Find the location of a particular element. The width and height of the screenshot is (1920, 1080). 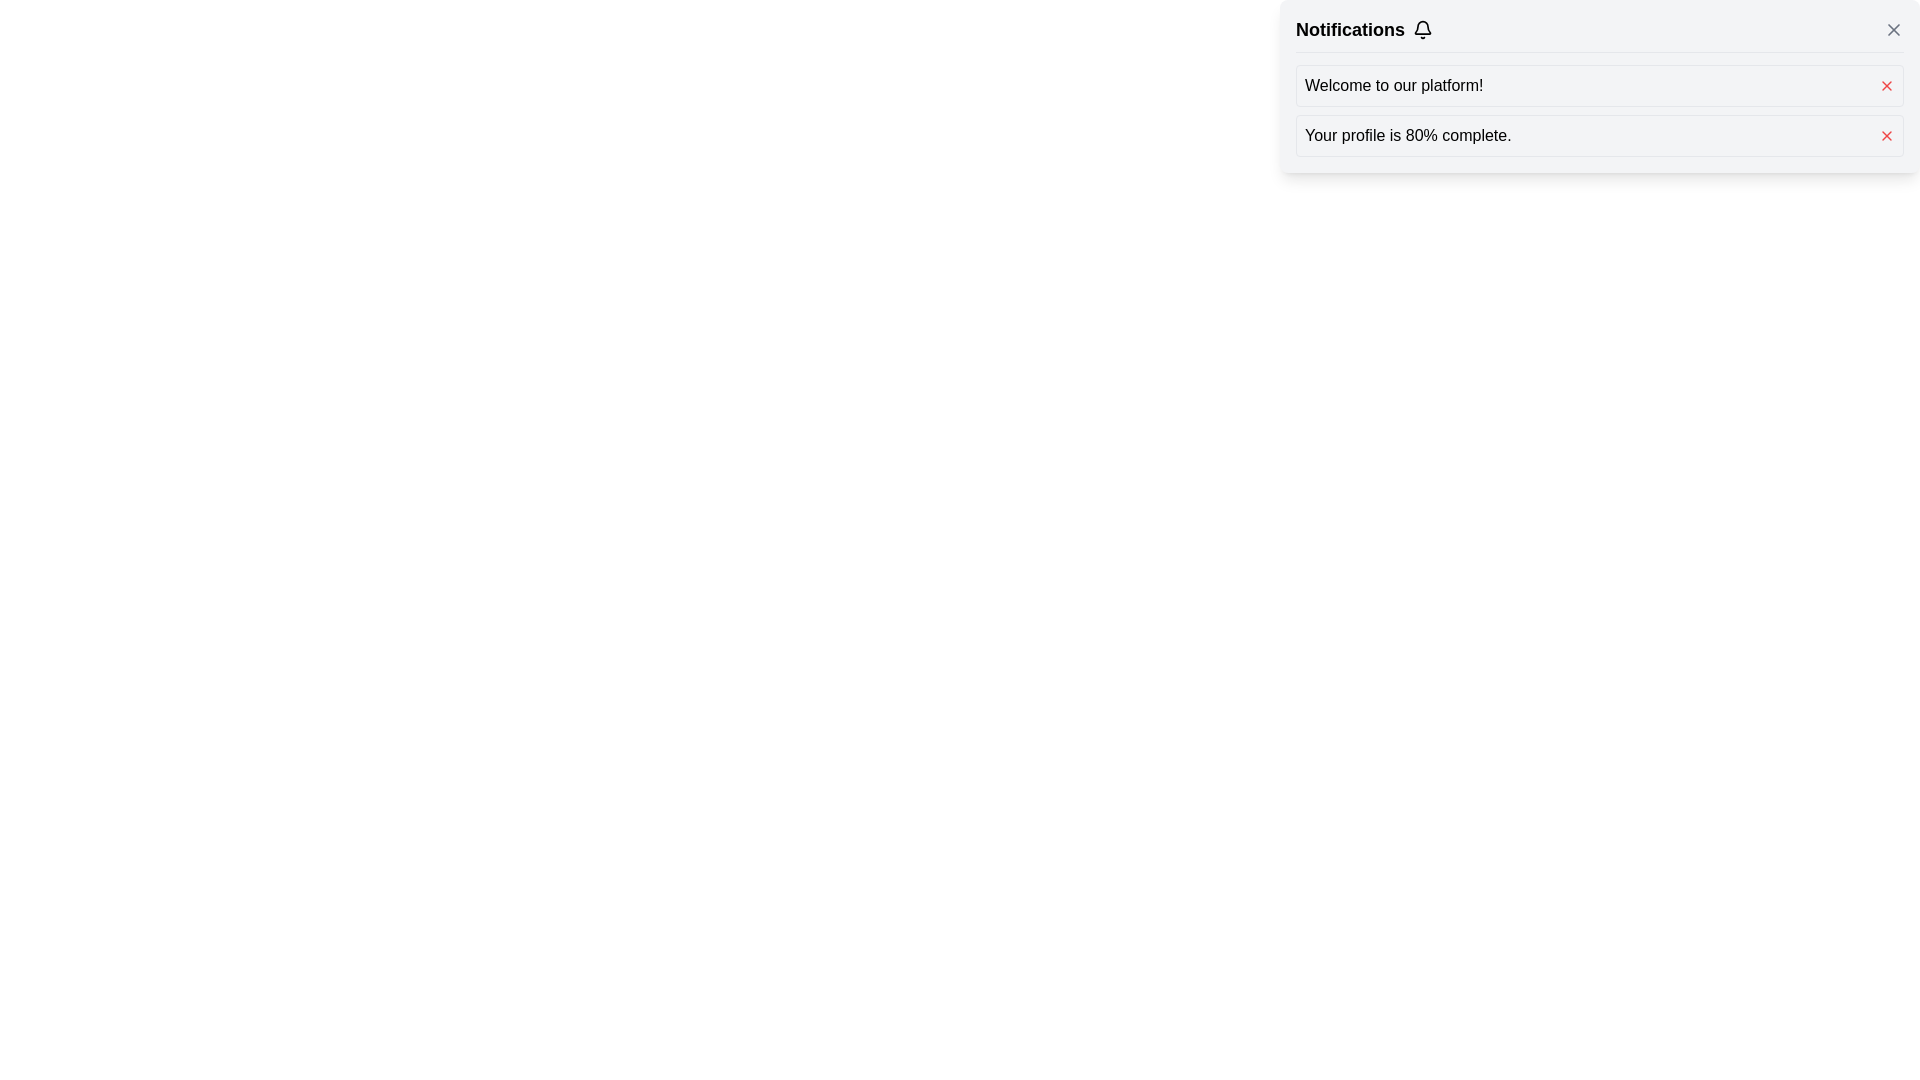

the close button for the notification, located on the far right next to the text 'Your profile is 80% complete' is located at coordinates (1885, 135).